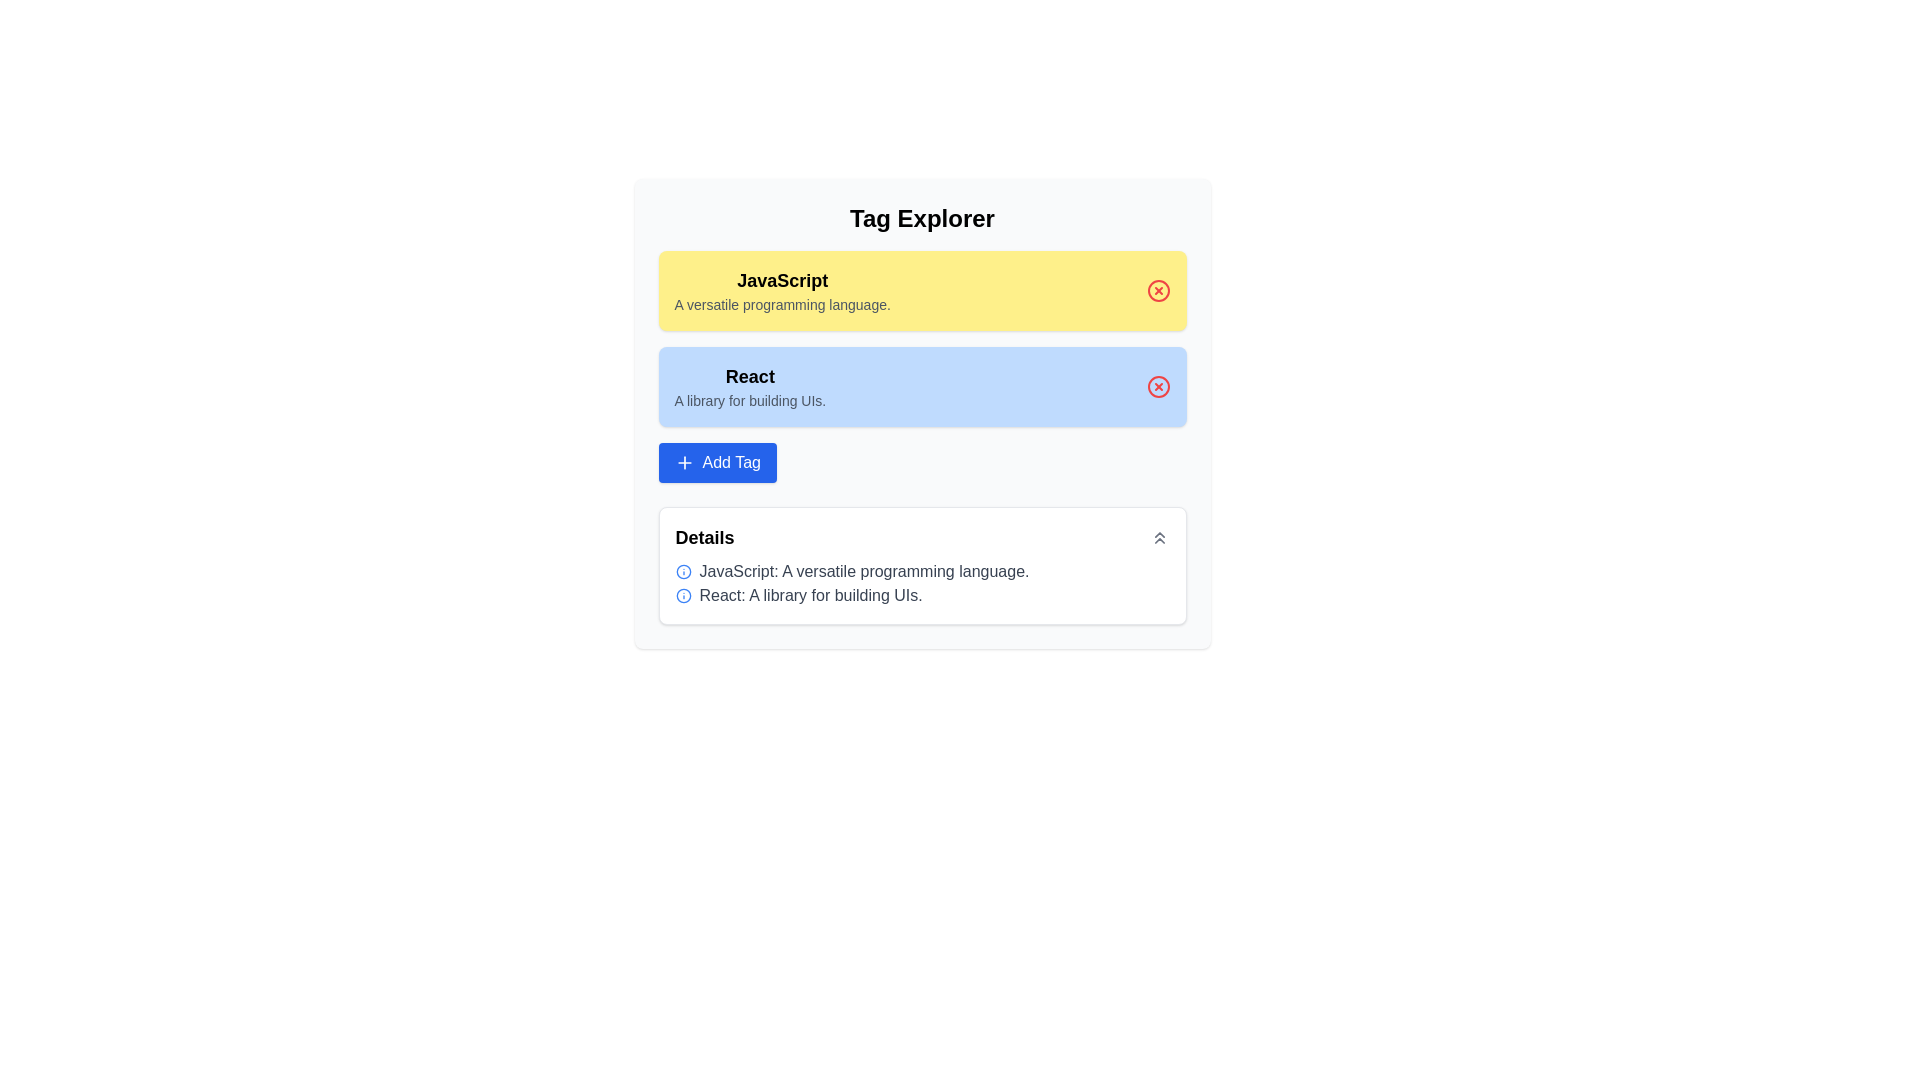 This screenshot has width=1920, height=1080. I want to click on the static text label that describes or provides additional context about 'React', positioned directly below the text 'React' within the blue rectangular section, so click(749, 401).